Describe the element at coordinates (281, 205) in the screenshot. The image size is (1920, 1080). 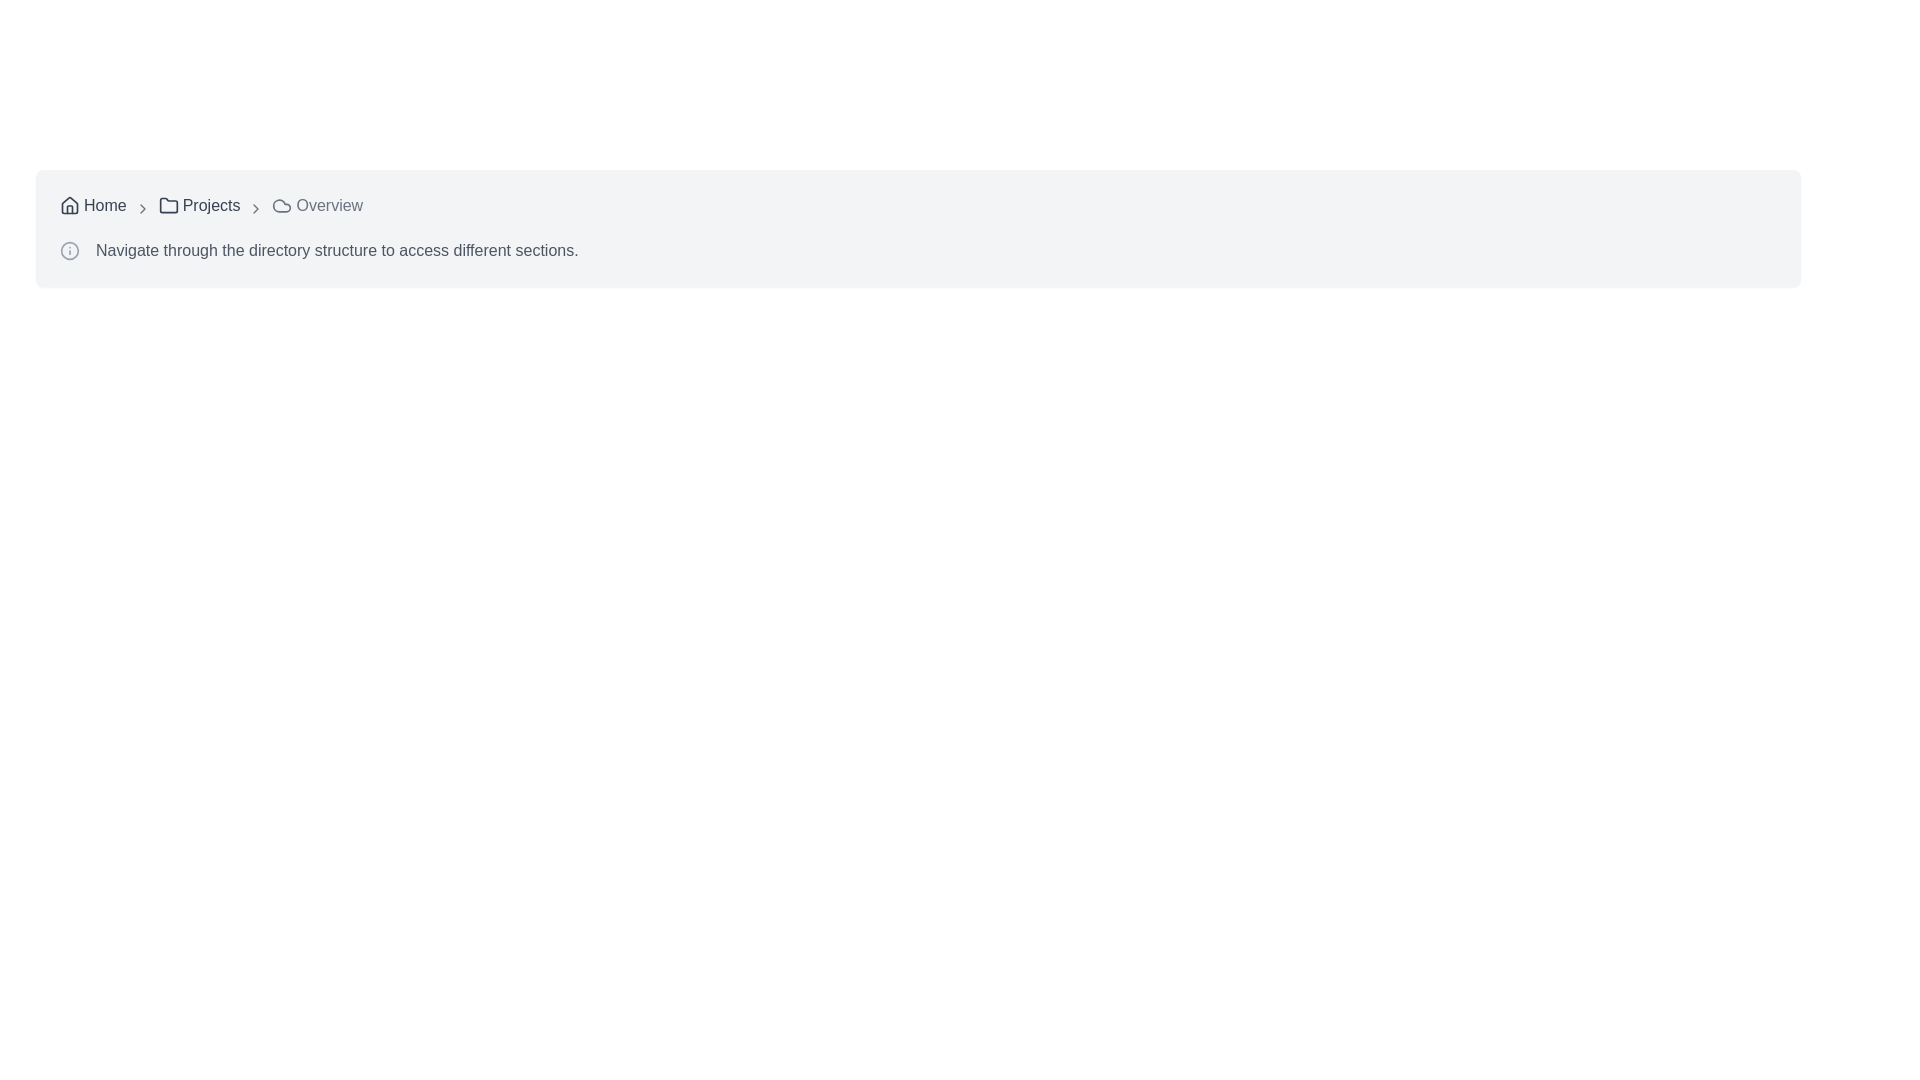
I see `the cloud-shaped icon located in the breadcrumb navigation bar, adjacent to 'Home' and 'Projects'` at that location.